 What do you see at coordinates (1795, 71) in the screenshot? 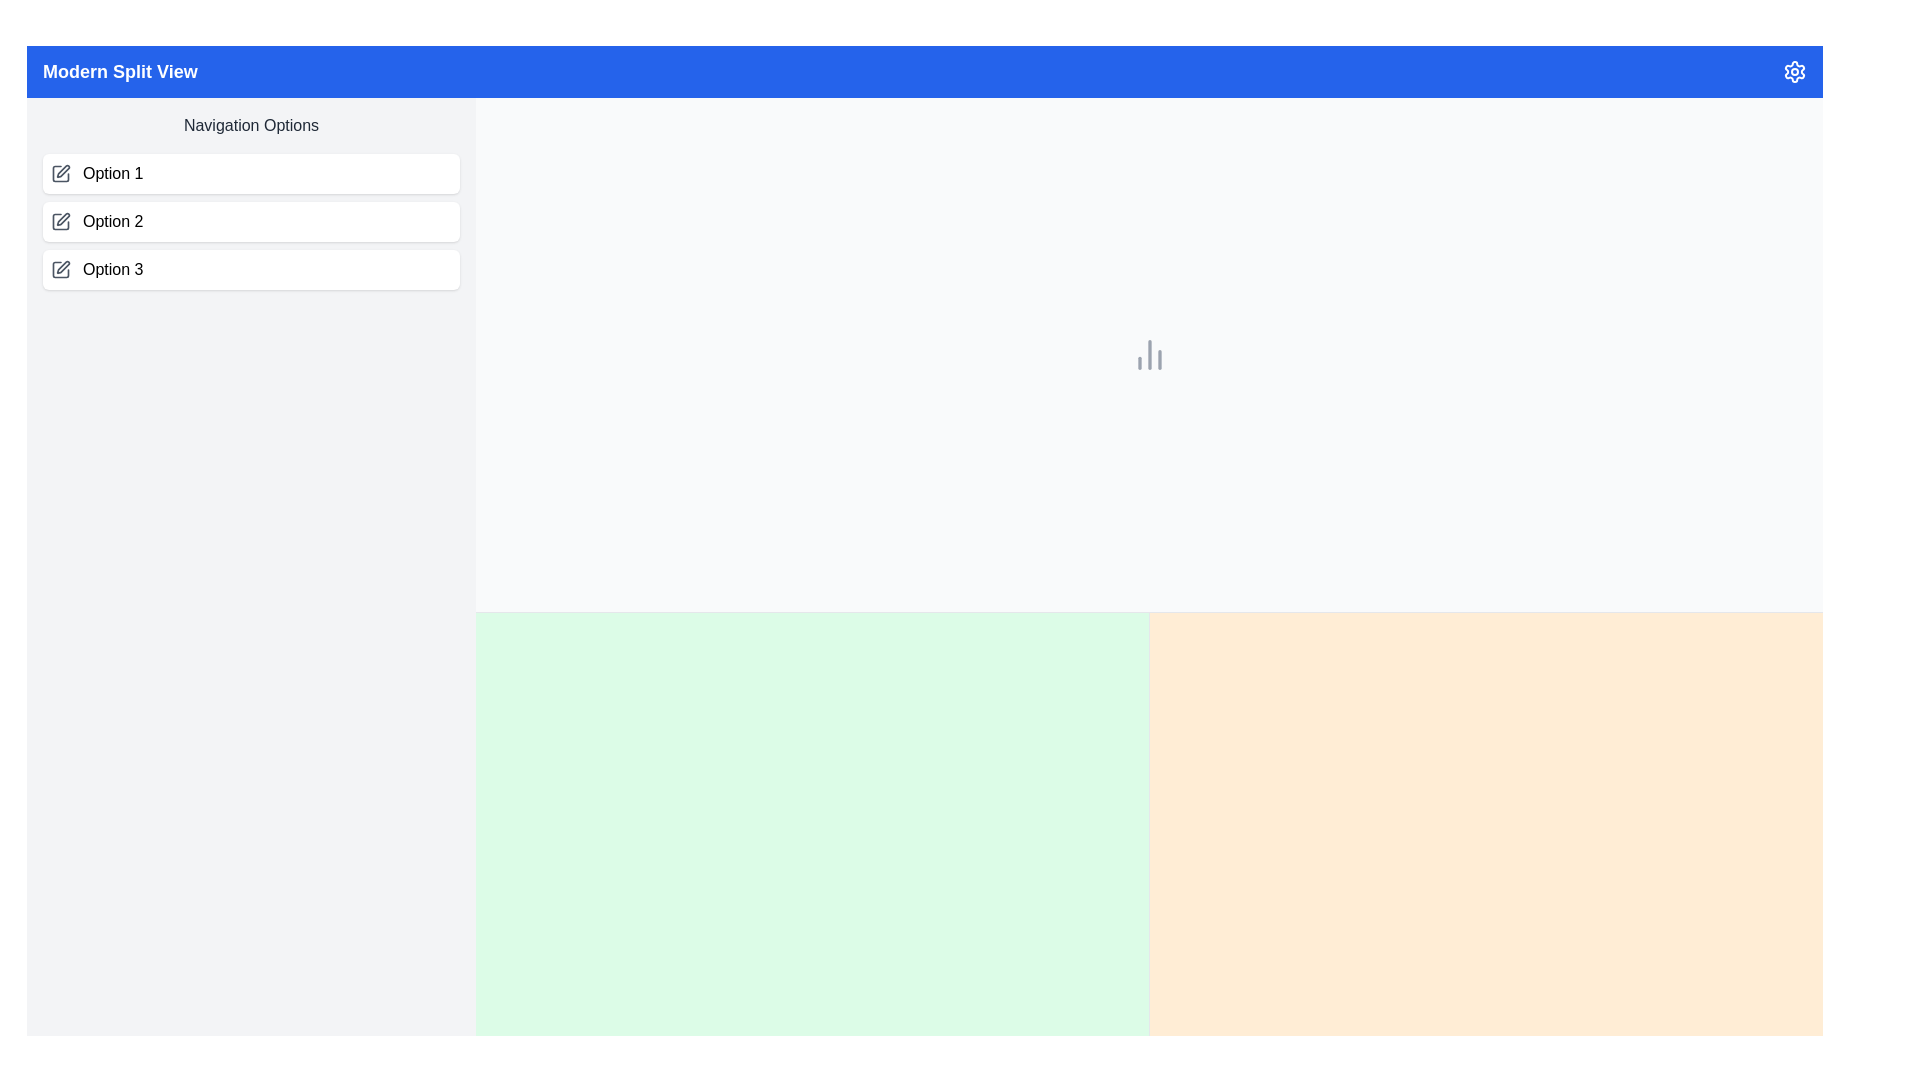
I see `the settings icon located at the top-right corner of the header navigation bar` at bounding box center [1795, 71].